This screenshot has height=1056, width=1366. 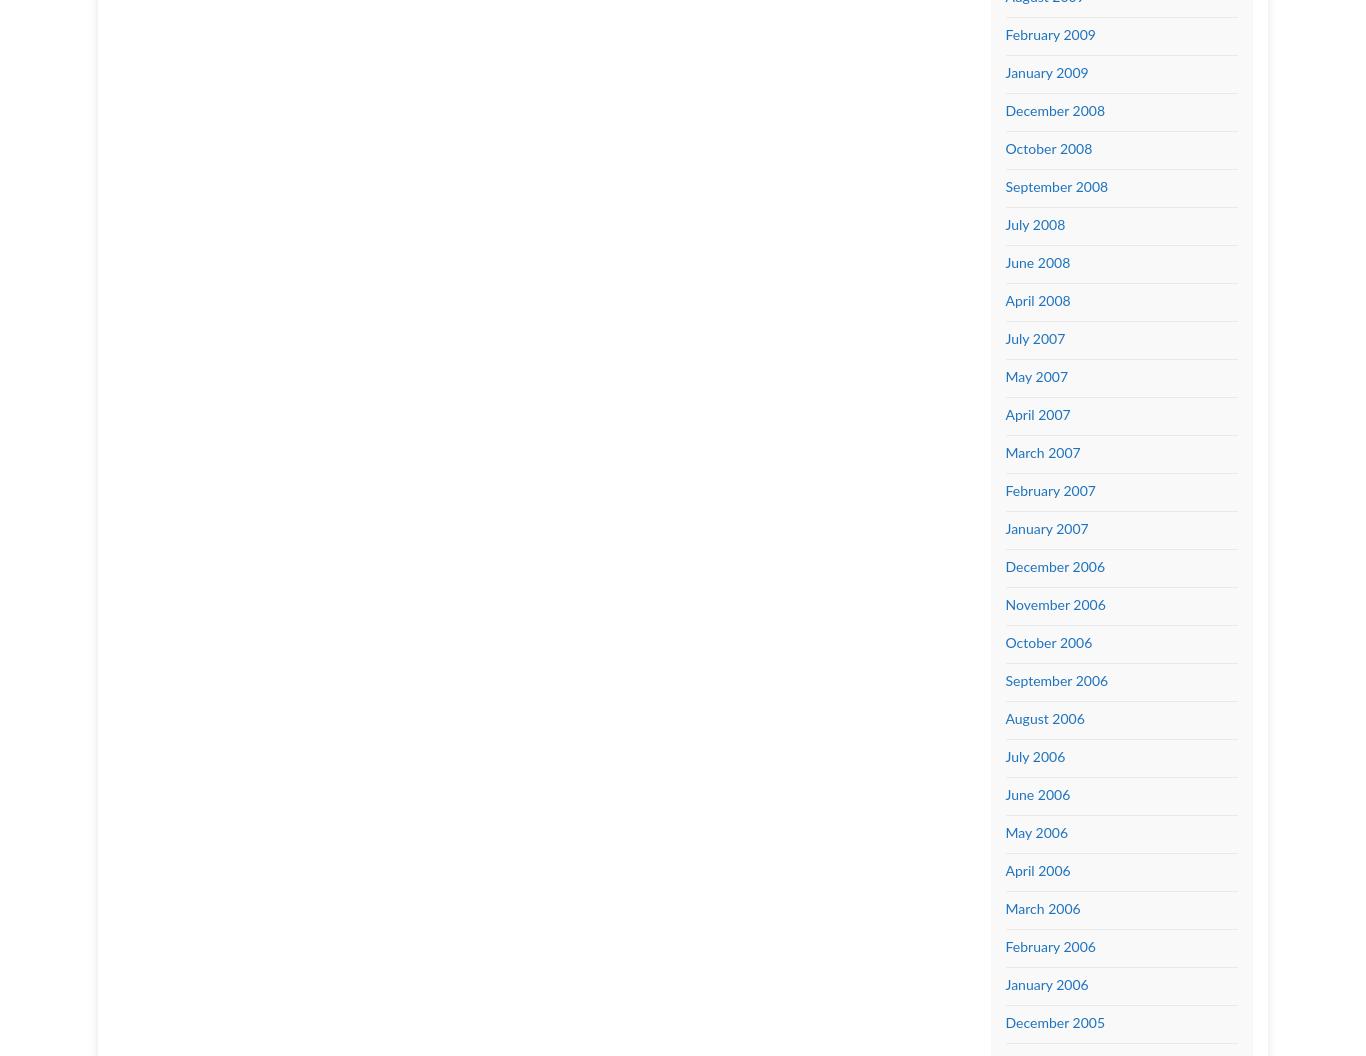 What do you see at coordinates (1053, 109) in the screenshot?
I see `'December 2008'` at bounding box center [1053, 109].